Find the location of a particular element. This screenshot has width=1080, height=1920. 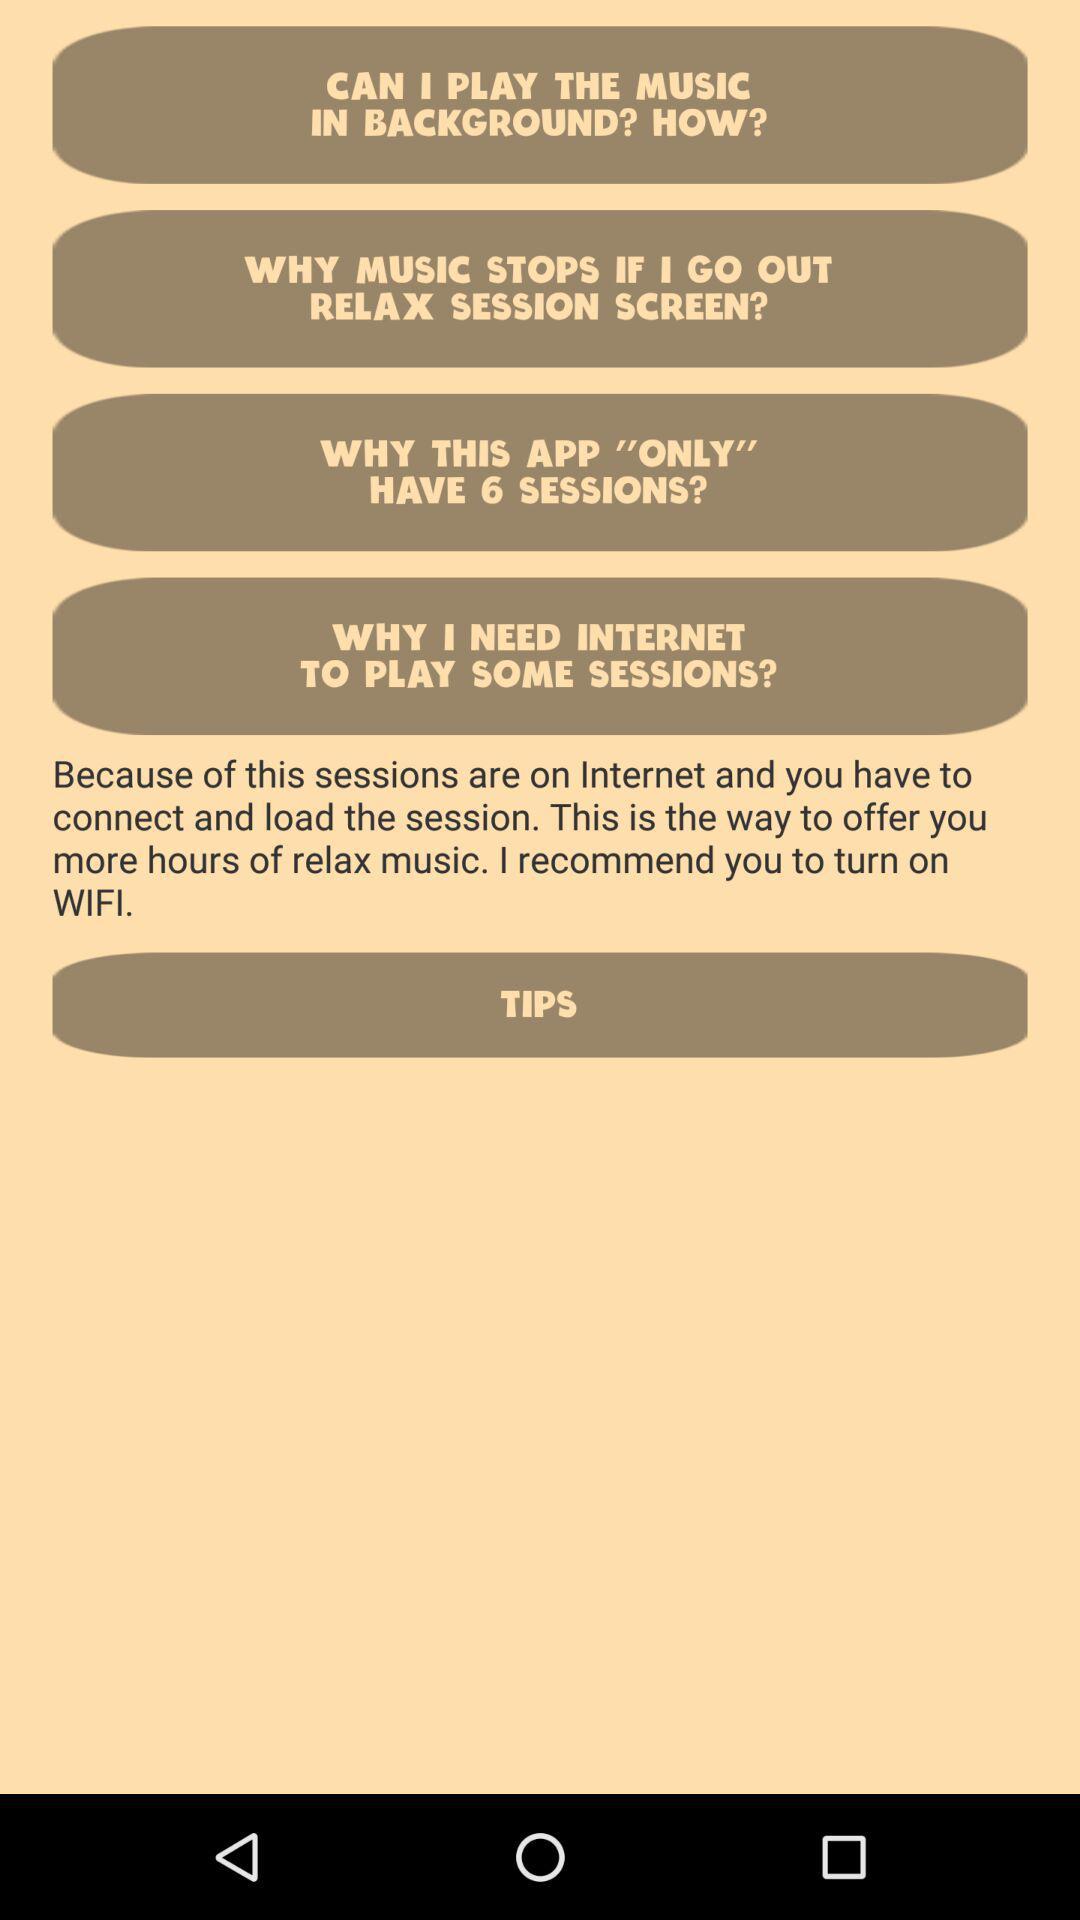

icon below can i play button is located at coordinates (540, 287).